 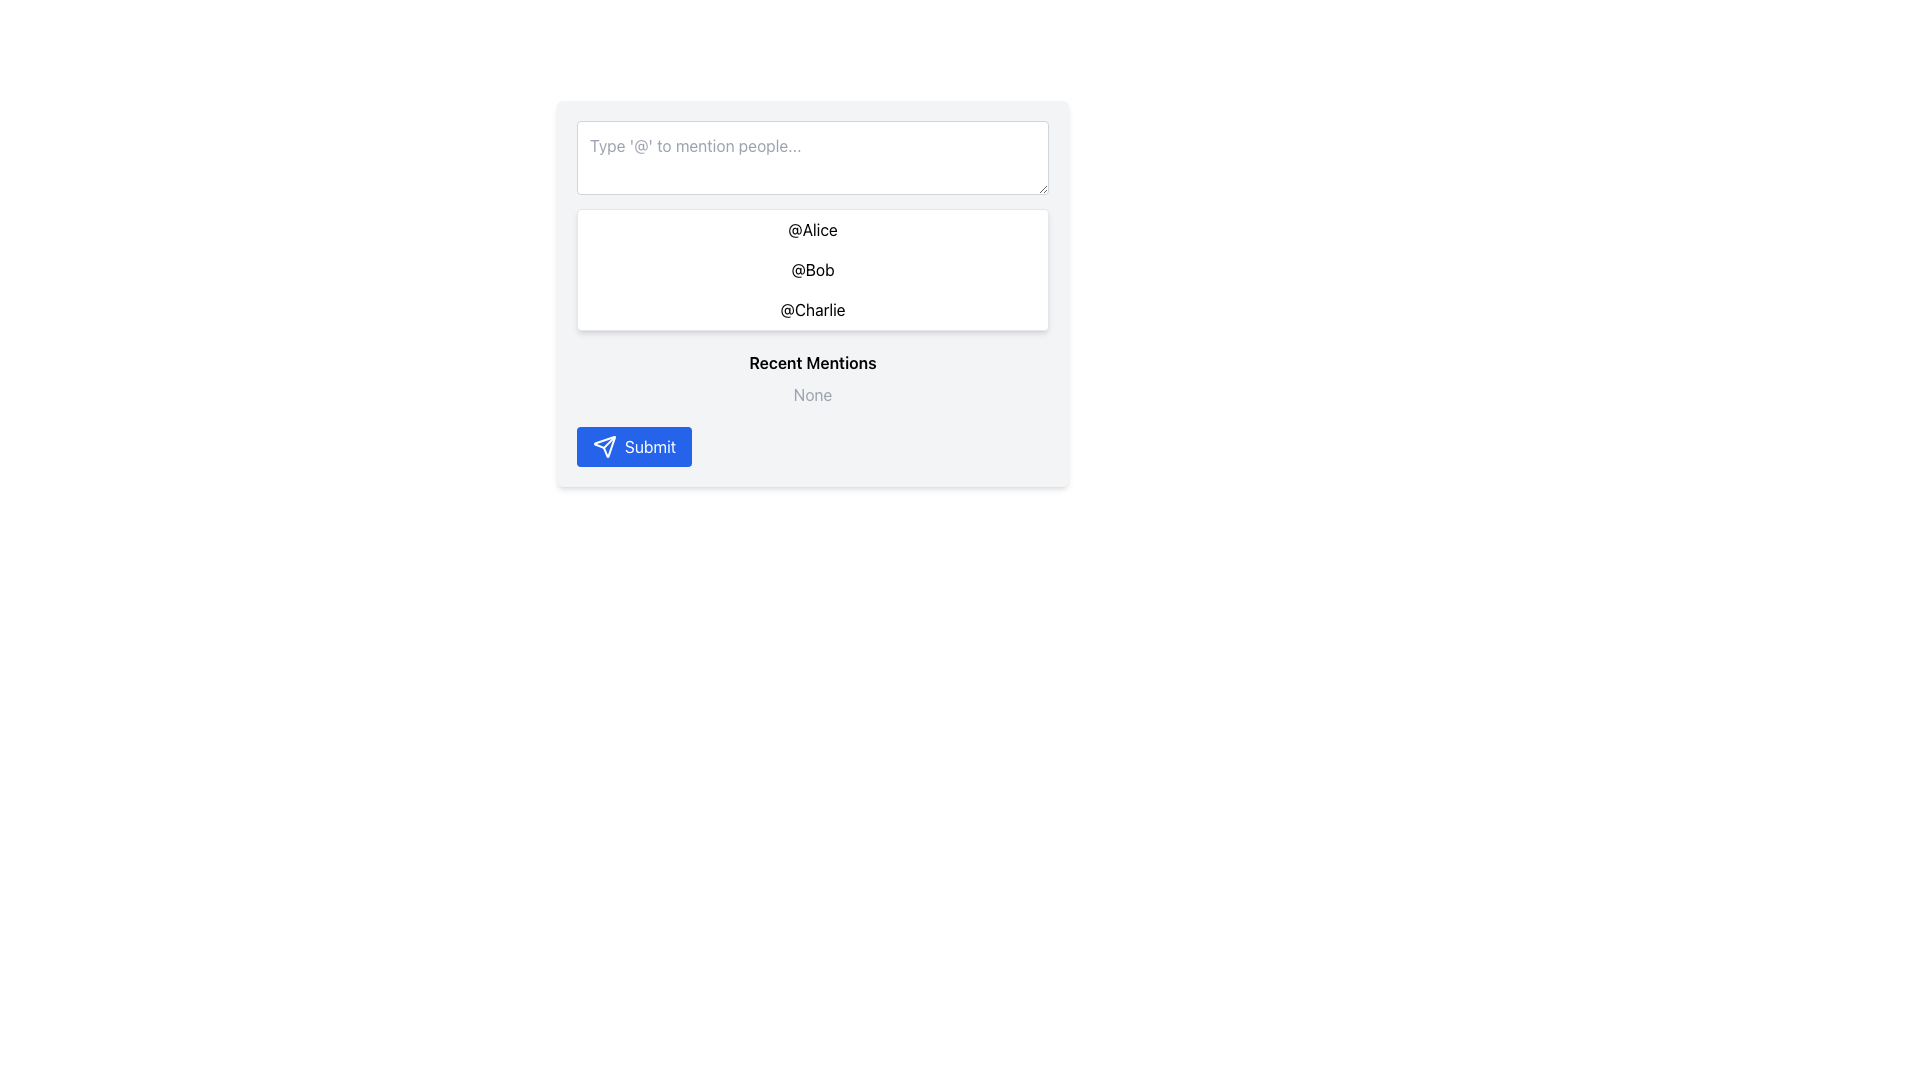 What do you see at coordinates (633, 446) in the screenshot?
I see `the blue 'Submit' button with white text and a paper plane icon` at bounding box center [633, 446].